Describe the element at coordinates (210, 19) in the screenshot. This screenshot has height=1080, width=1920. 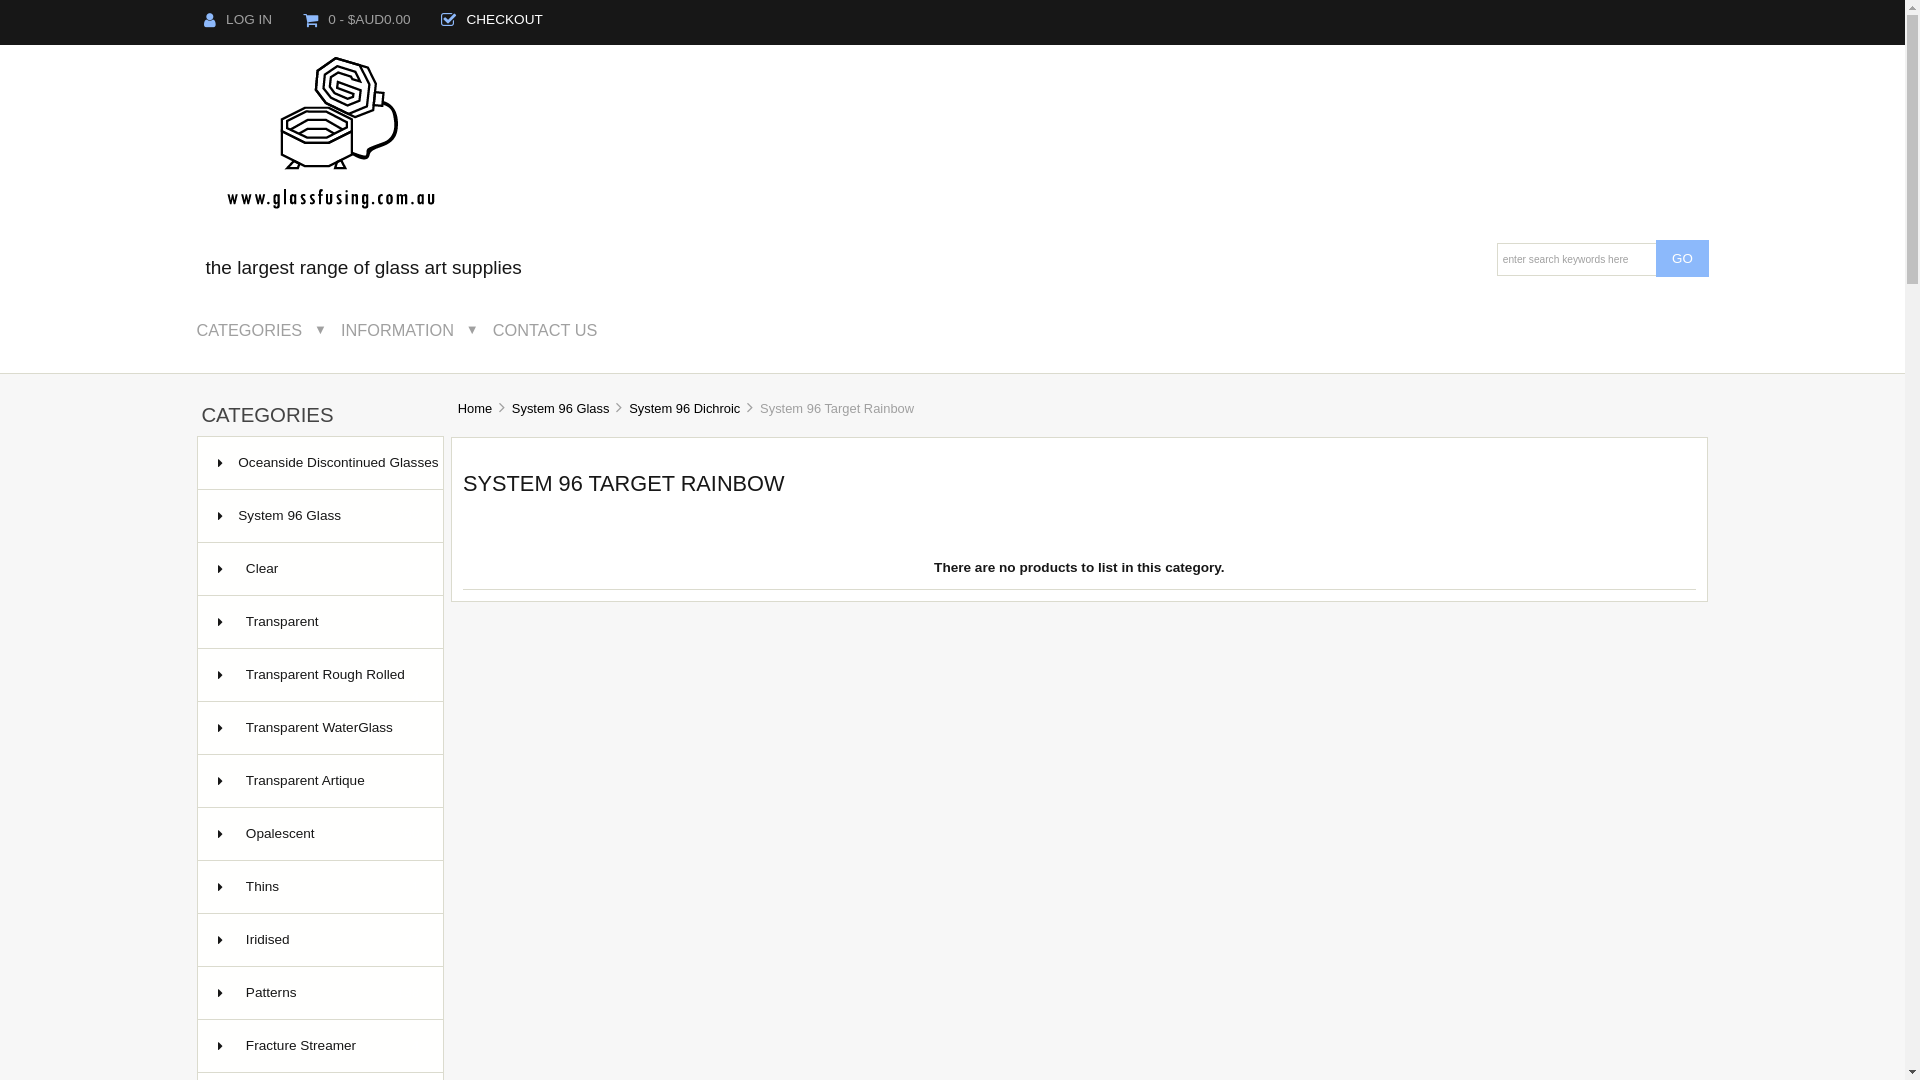
I see `'Login'` at that location.